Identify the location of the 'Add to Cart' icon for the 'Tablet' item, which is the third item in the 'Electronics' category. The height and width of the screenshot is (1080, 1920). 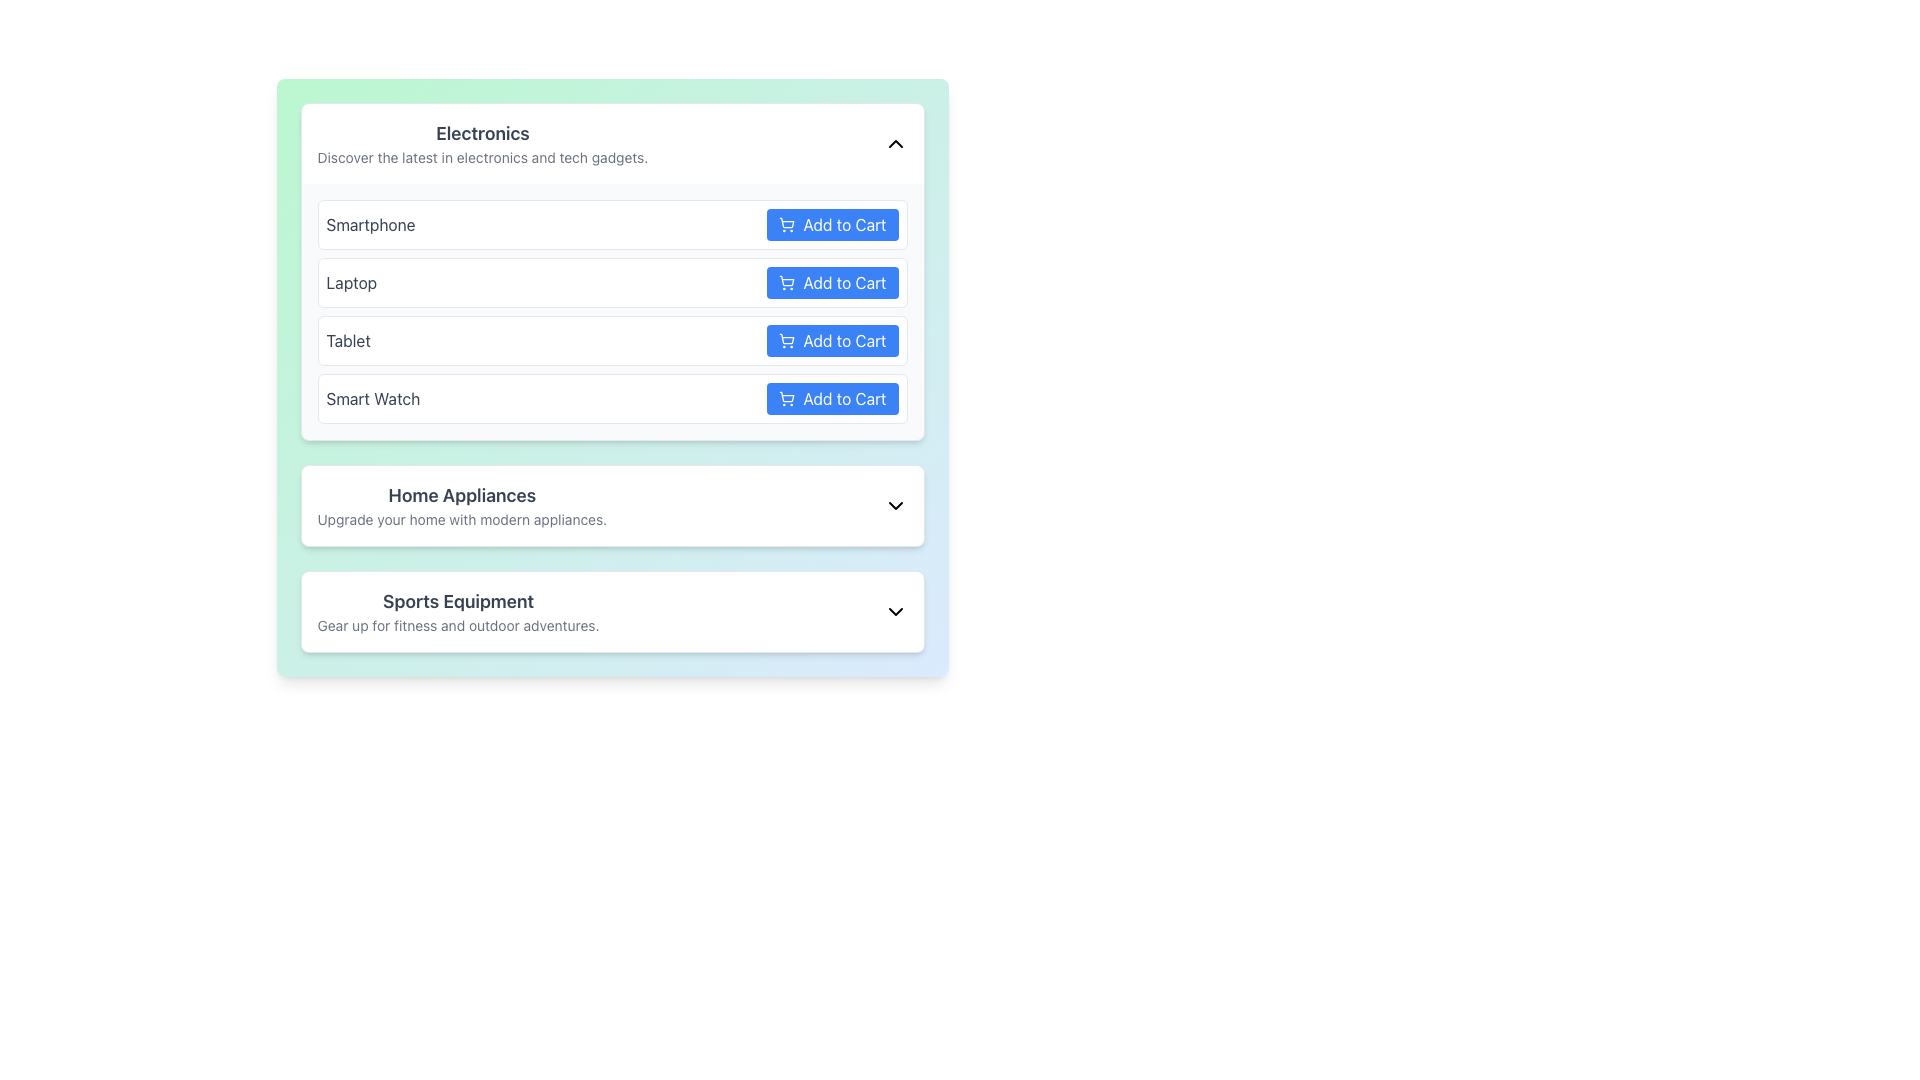
(786, 339).